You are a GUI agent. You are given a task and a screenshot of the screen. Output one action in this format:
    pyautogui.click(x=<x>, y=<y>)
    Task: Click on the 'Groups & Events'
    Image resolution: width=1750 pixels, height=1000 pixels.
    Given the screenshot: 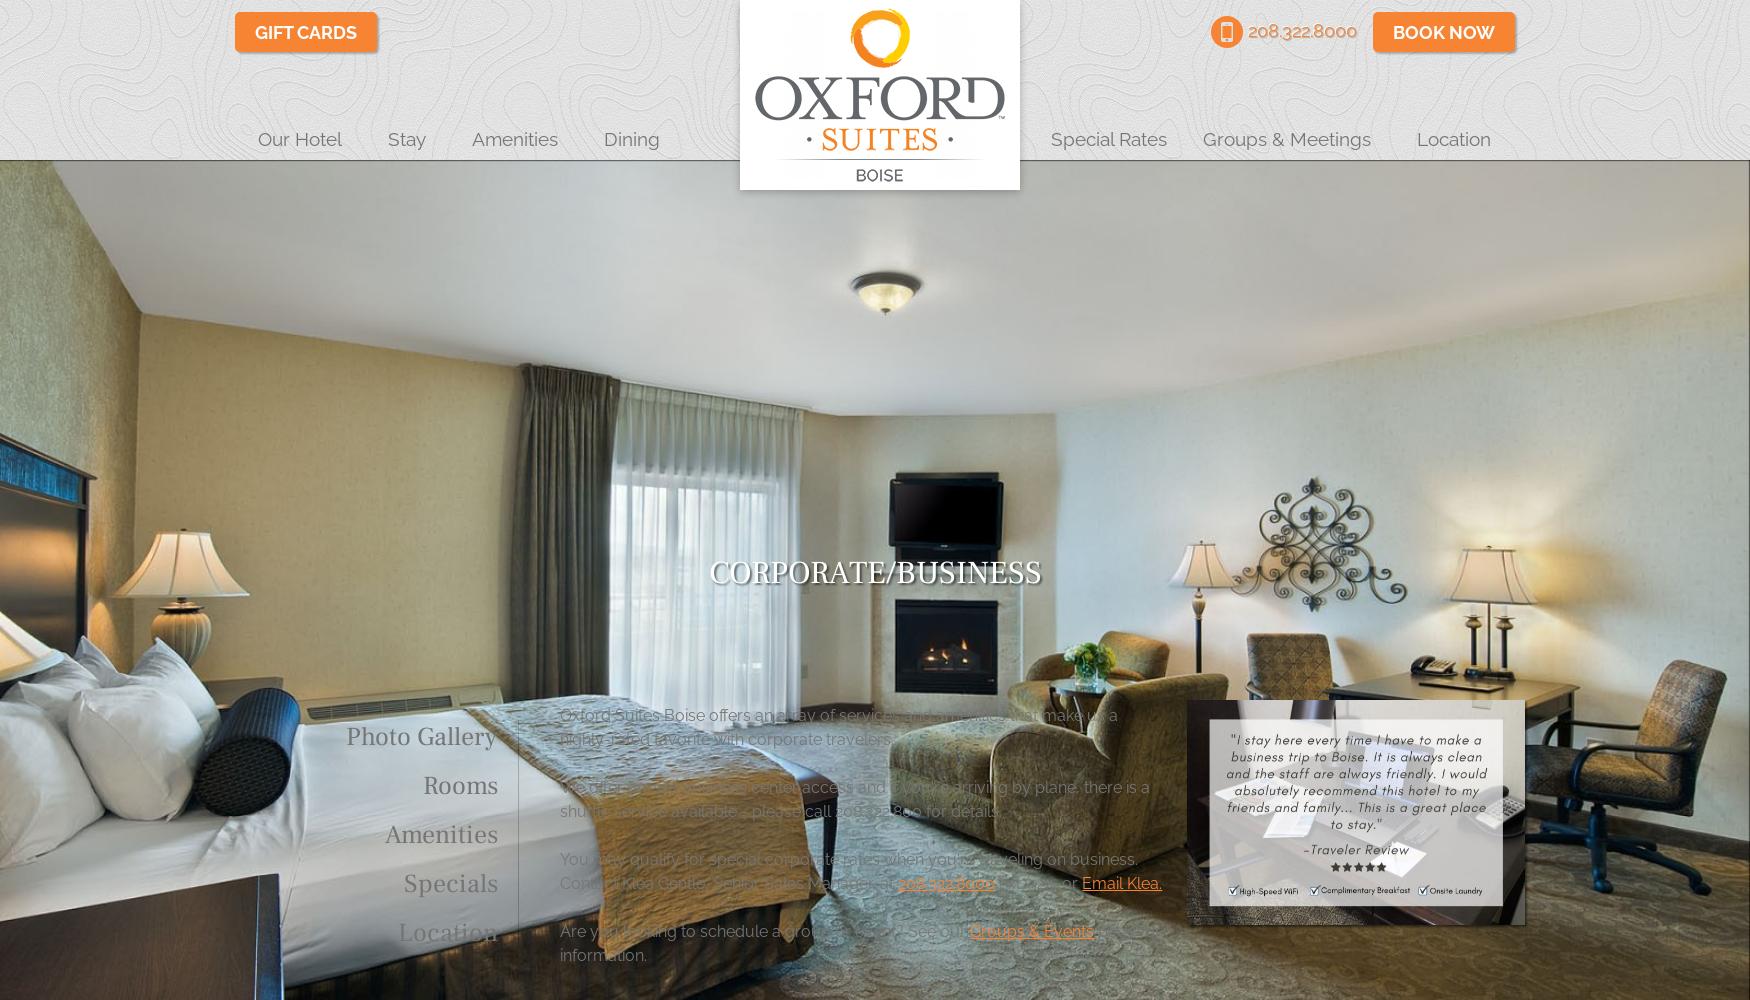 What is the action you would take?
    pyautogui.click(x=1030, y=931)
    